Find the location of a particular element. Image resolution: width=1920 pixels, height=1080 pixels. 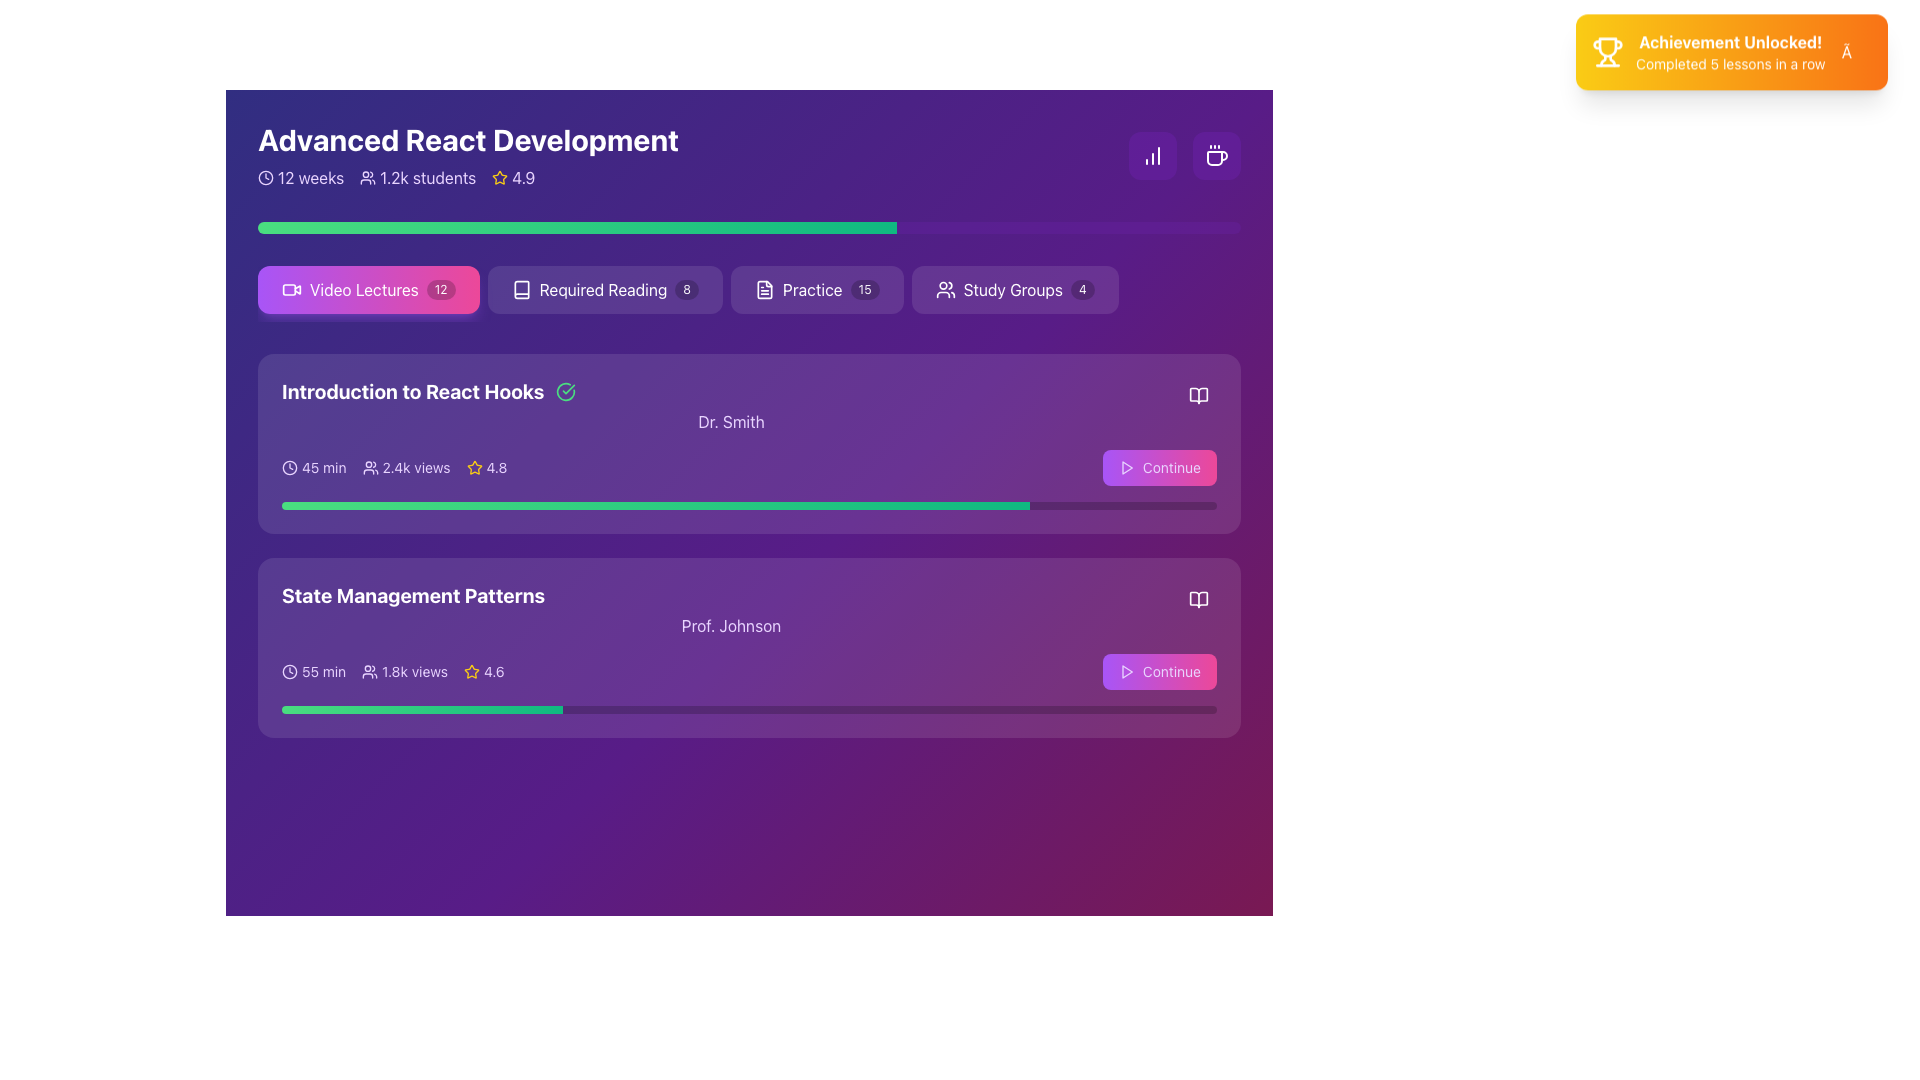

the analytics icon located in the top-right corner of the section is located at coordinates (1152, 154).